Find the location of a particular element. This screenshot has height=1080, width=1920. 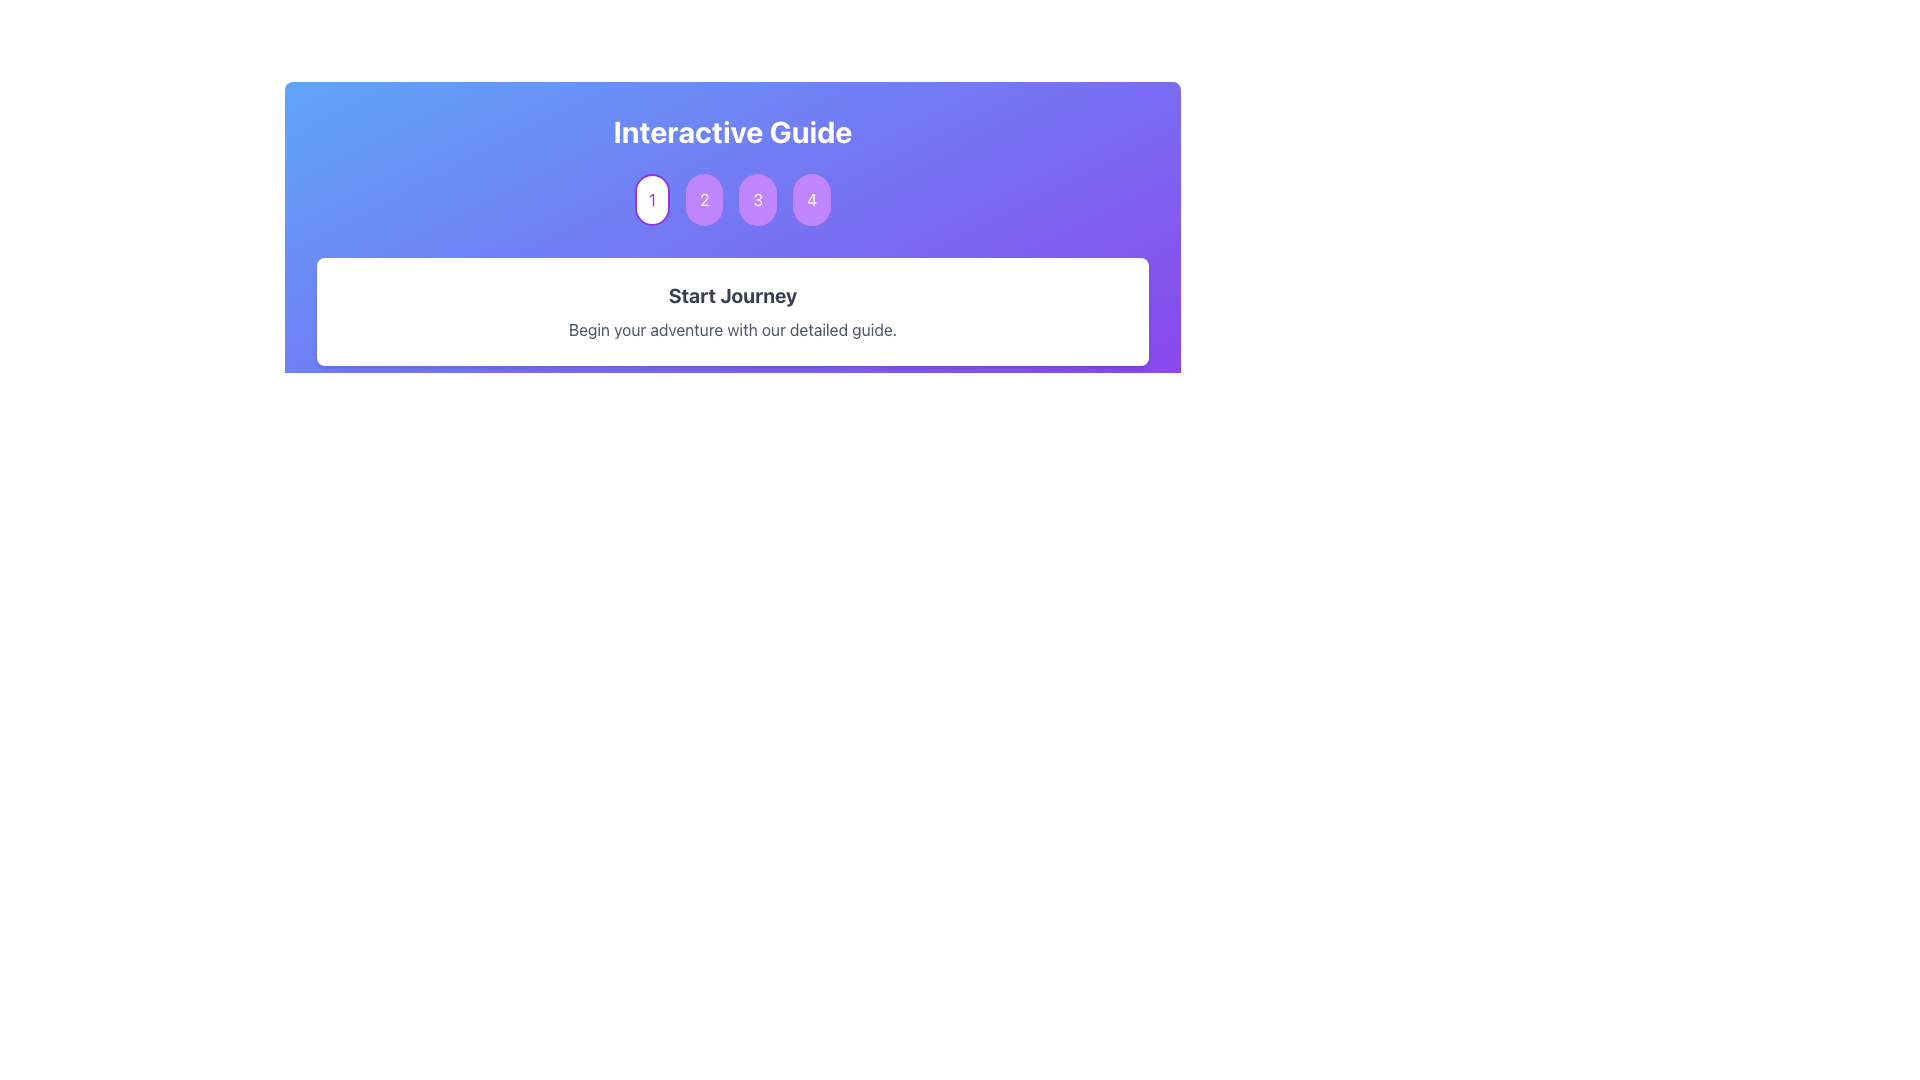

the first circular button in the horizontal sequence under the 'Interactive Guide' heading is located at coordinates (652, 200).